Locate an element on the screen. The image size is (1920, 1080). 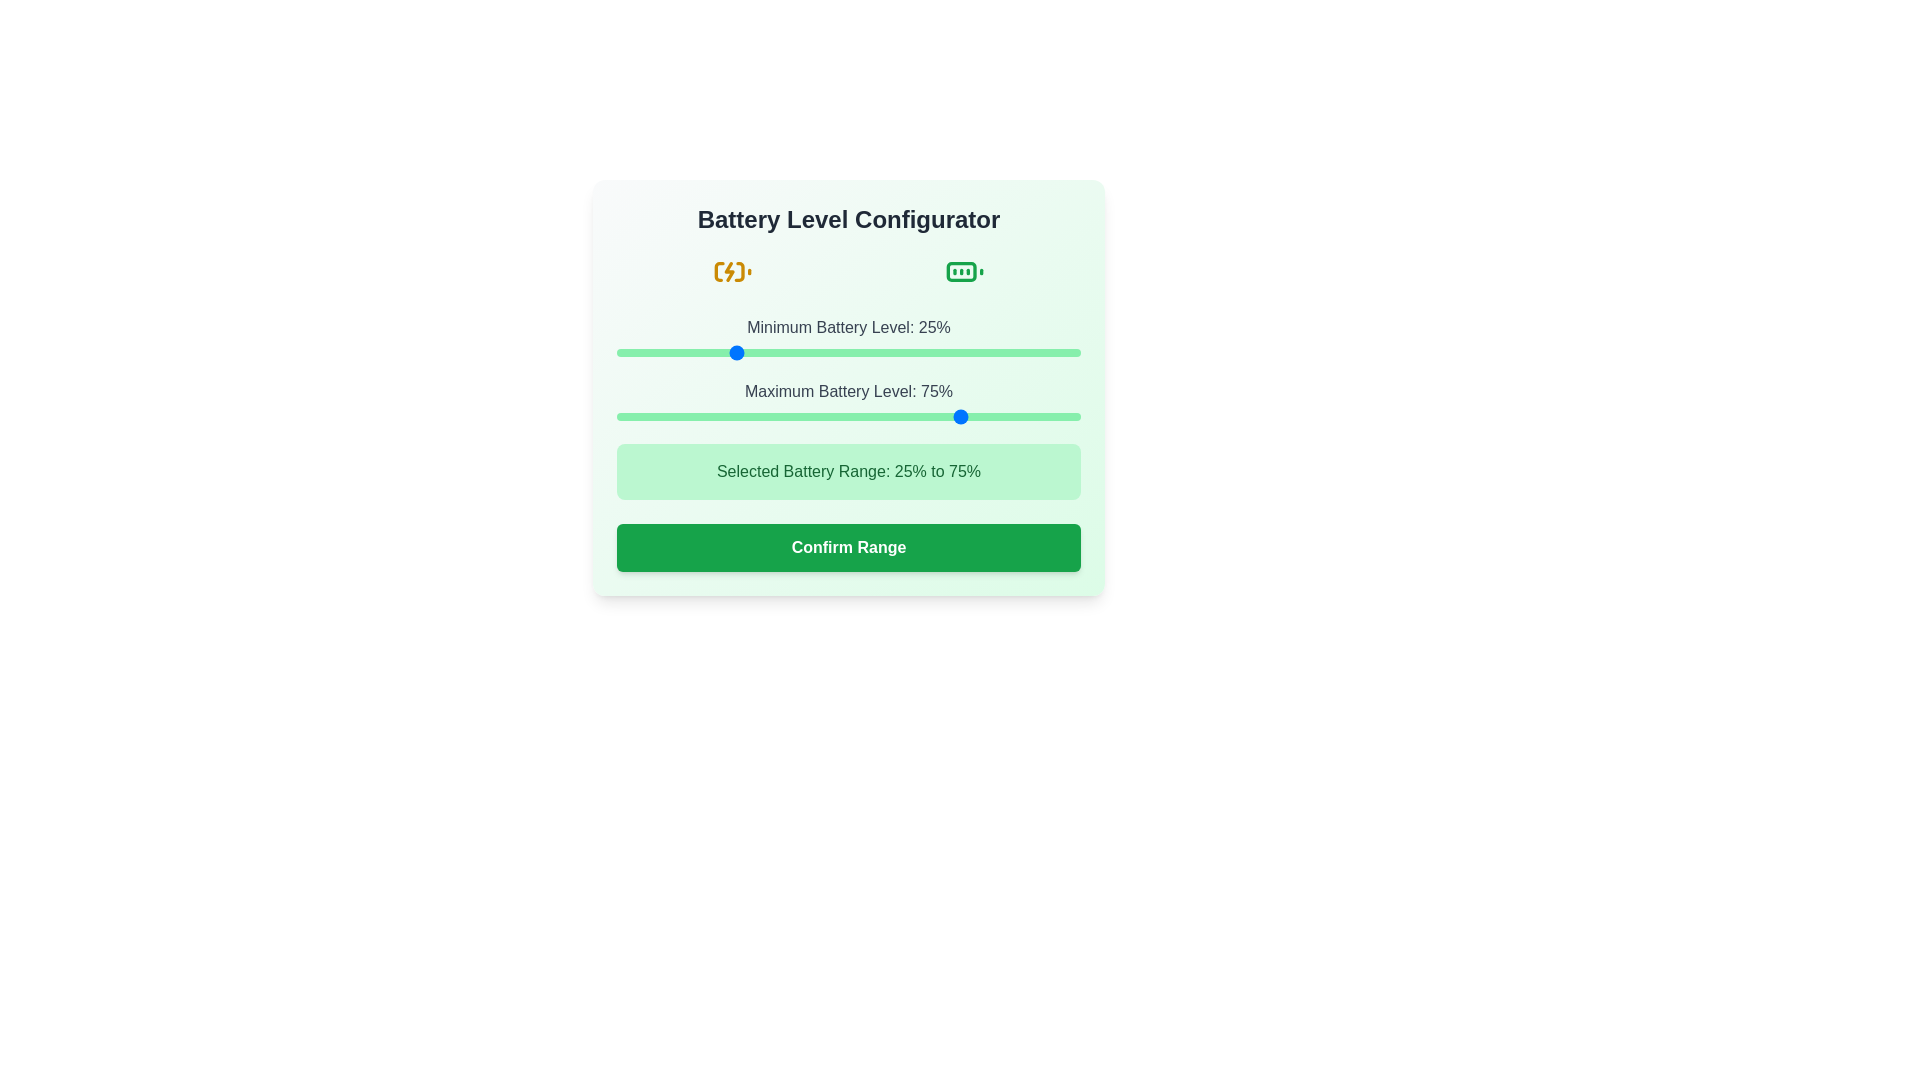
header text 'Battery Level Configurator' which is a bold, center-aligned text element located at the top of the form area is located at coordinates (849, 219).